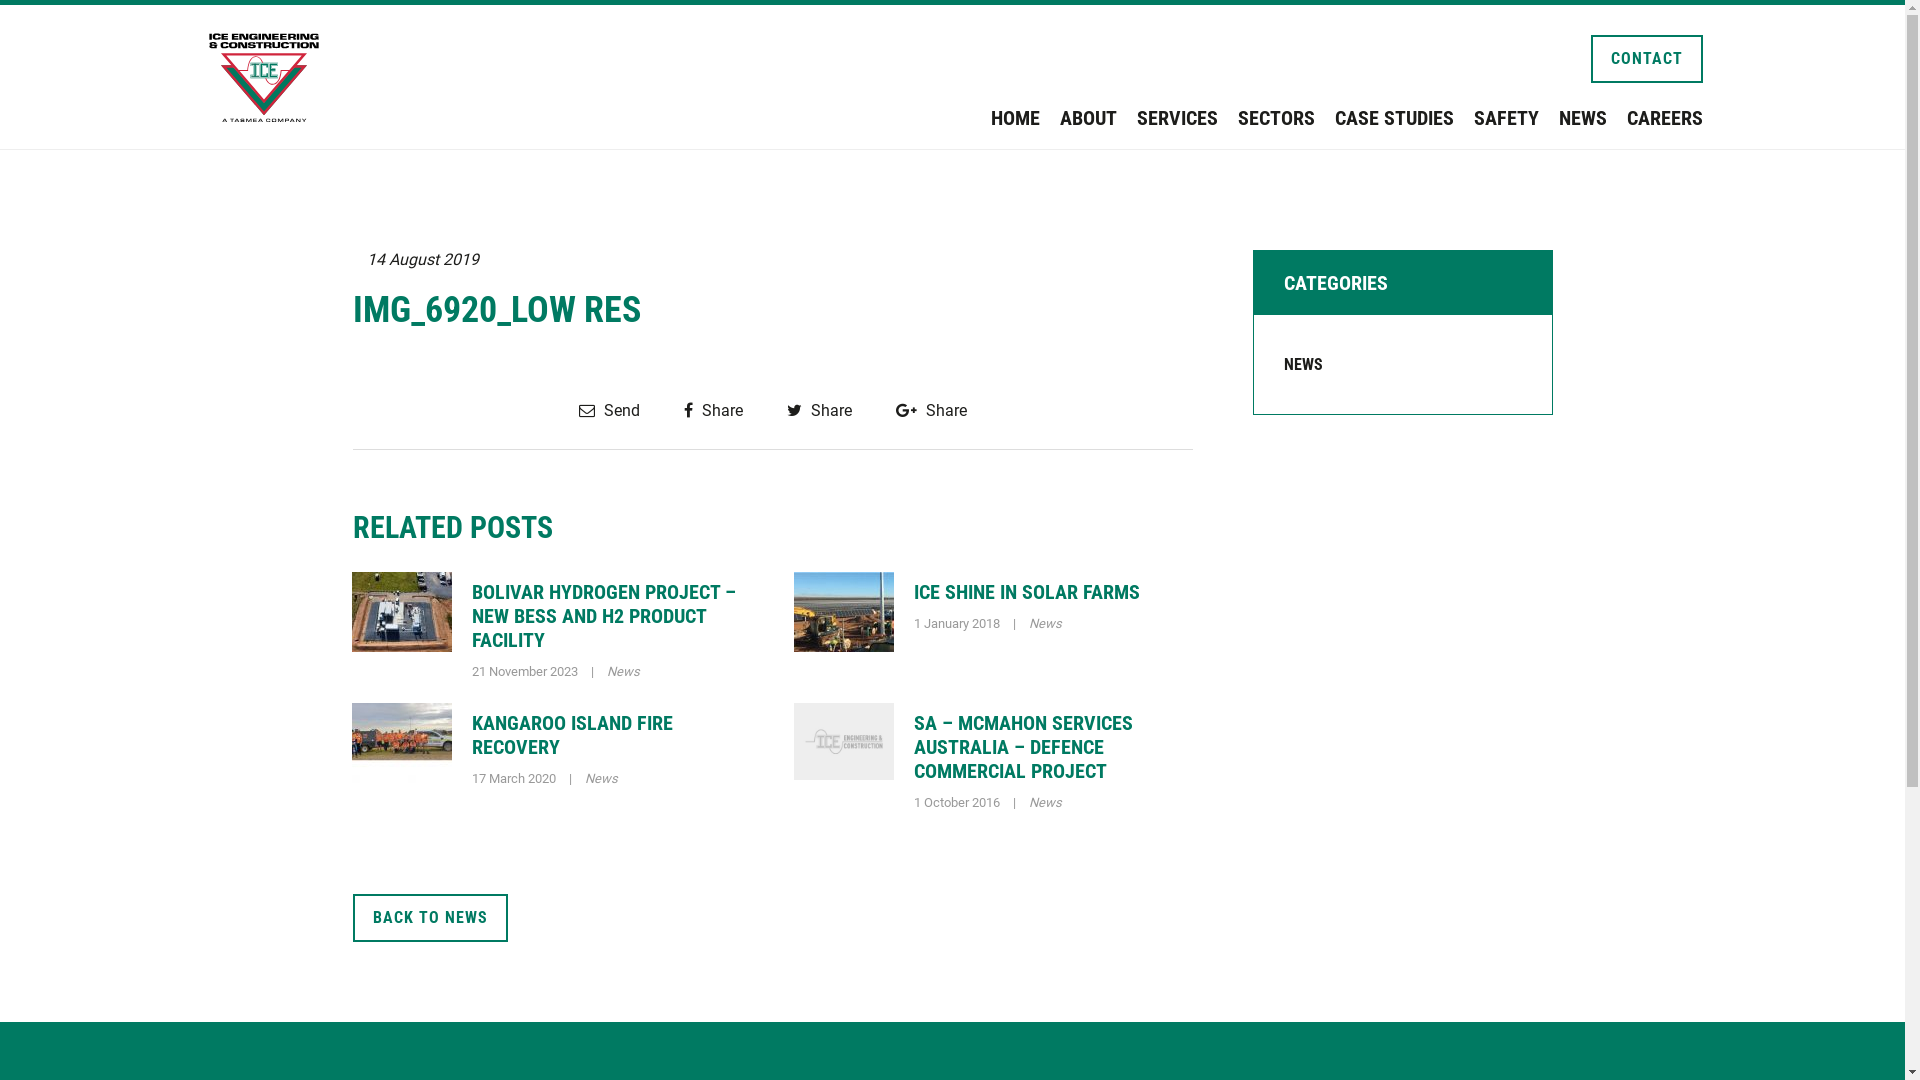  Describe the element at coordinates (1027, 590) in the screenshot. I see `'ICE SHINE IN SOLAR FARMS'` at that location.